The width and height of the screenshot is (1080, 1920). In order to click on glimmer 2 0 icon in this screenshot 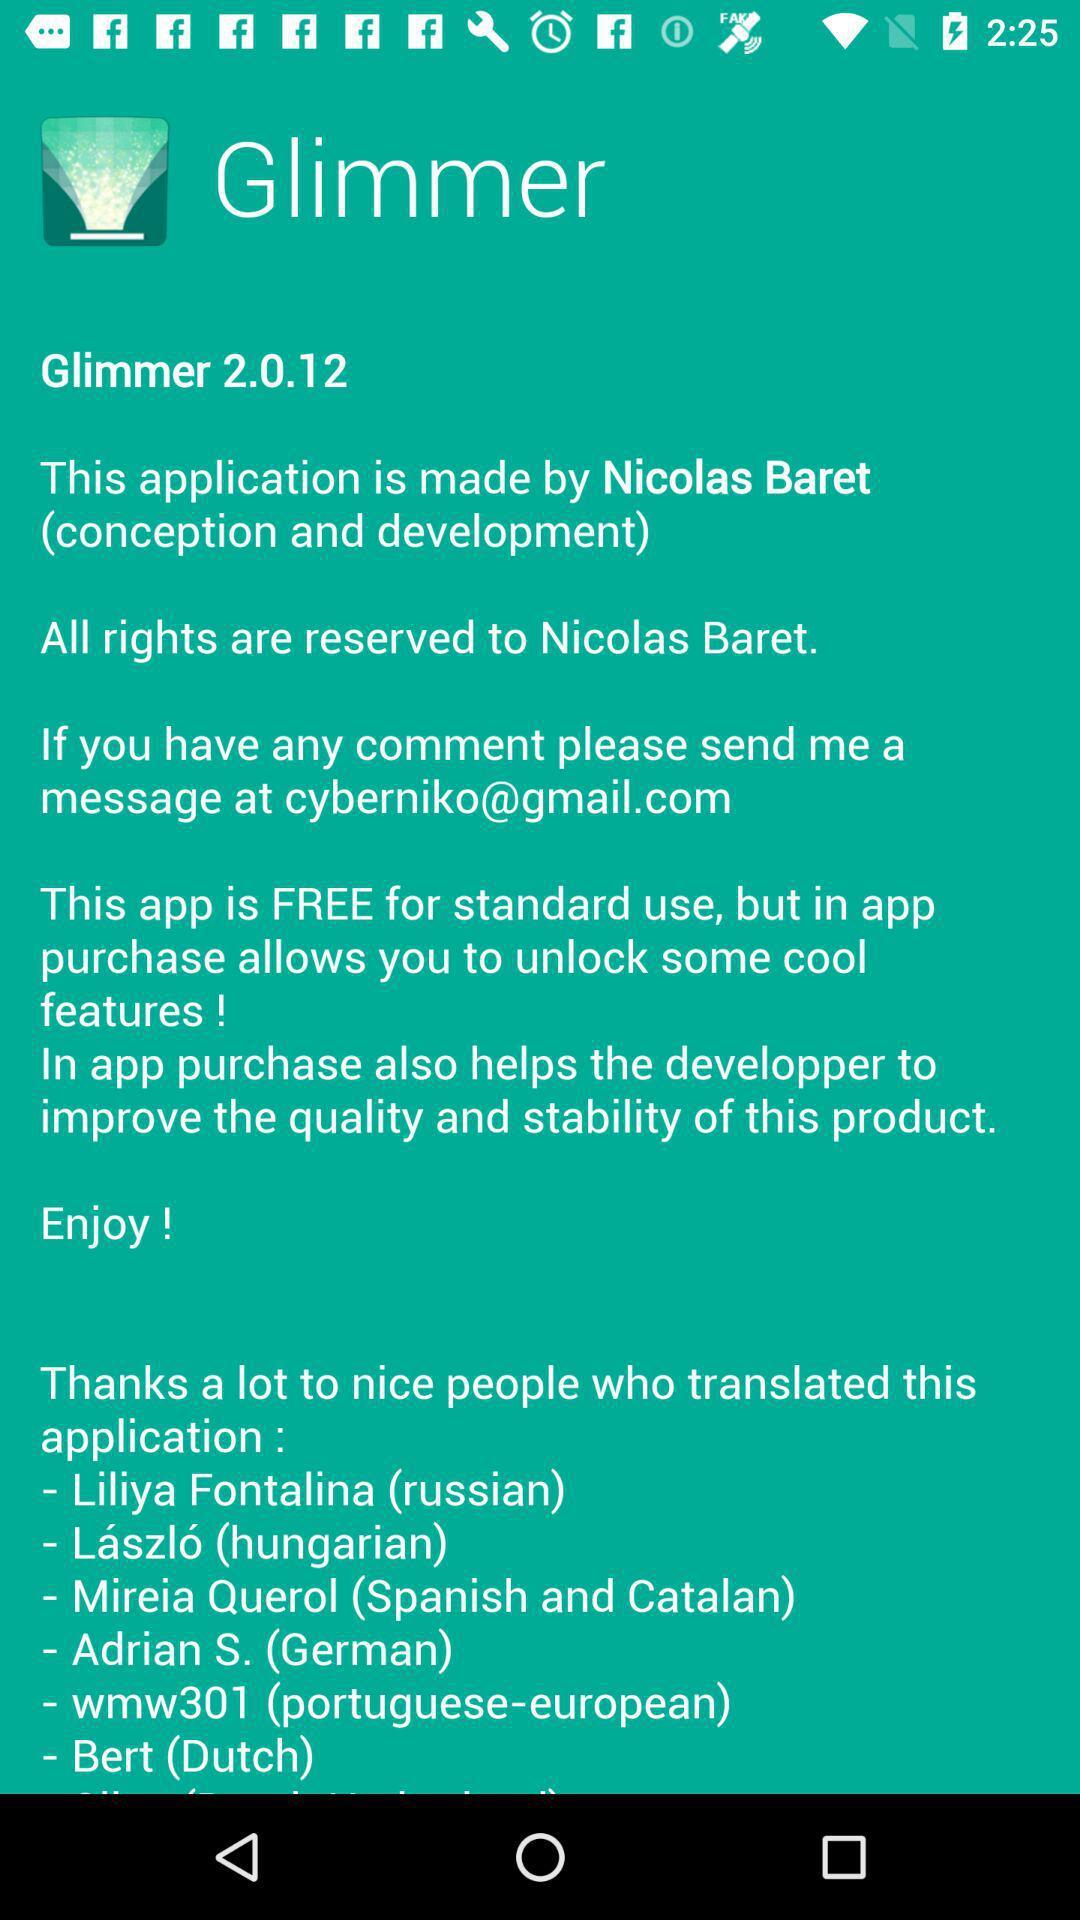, I will do `click(540, 1045)`.